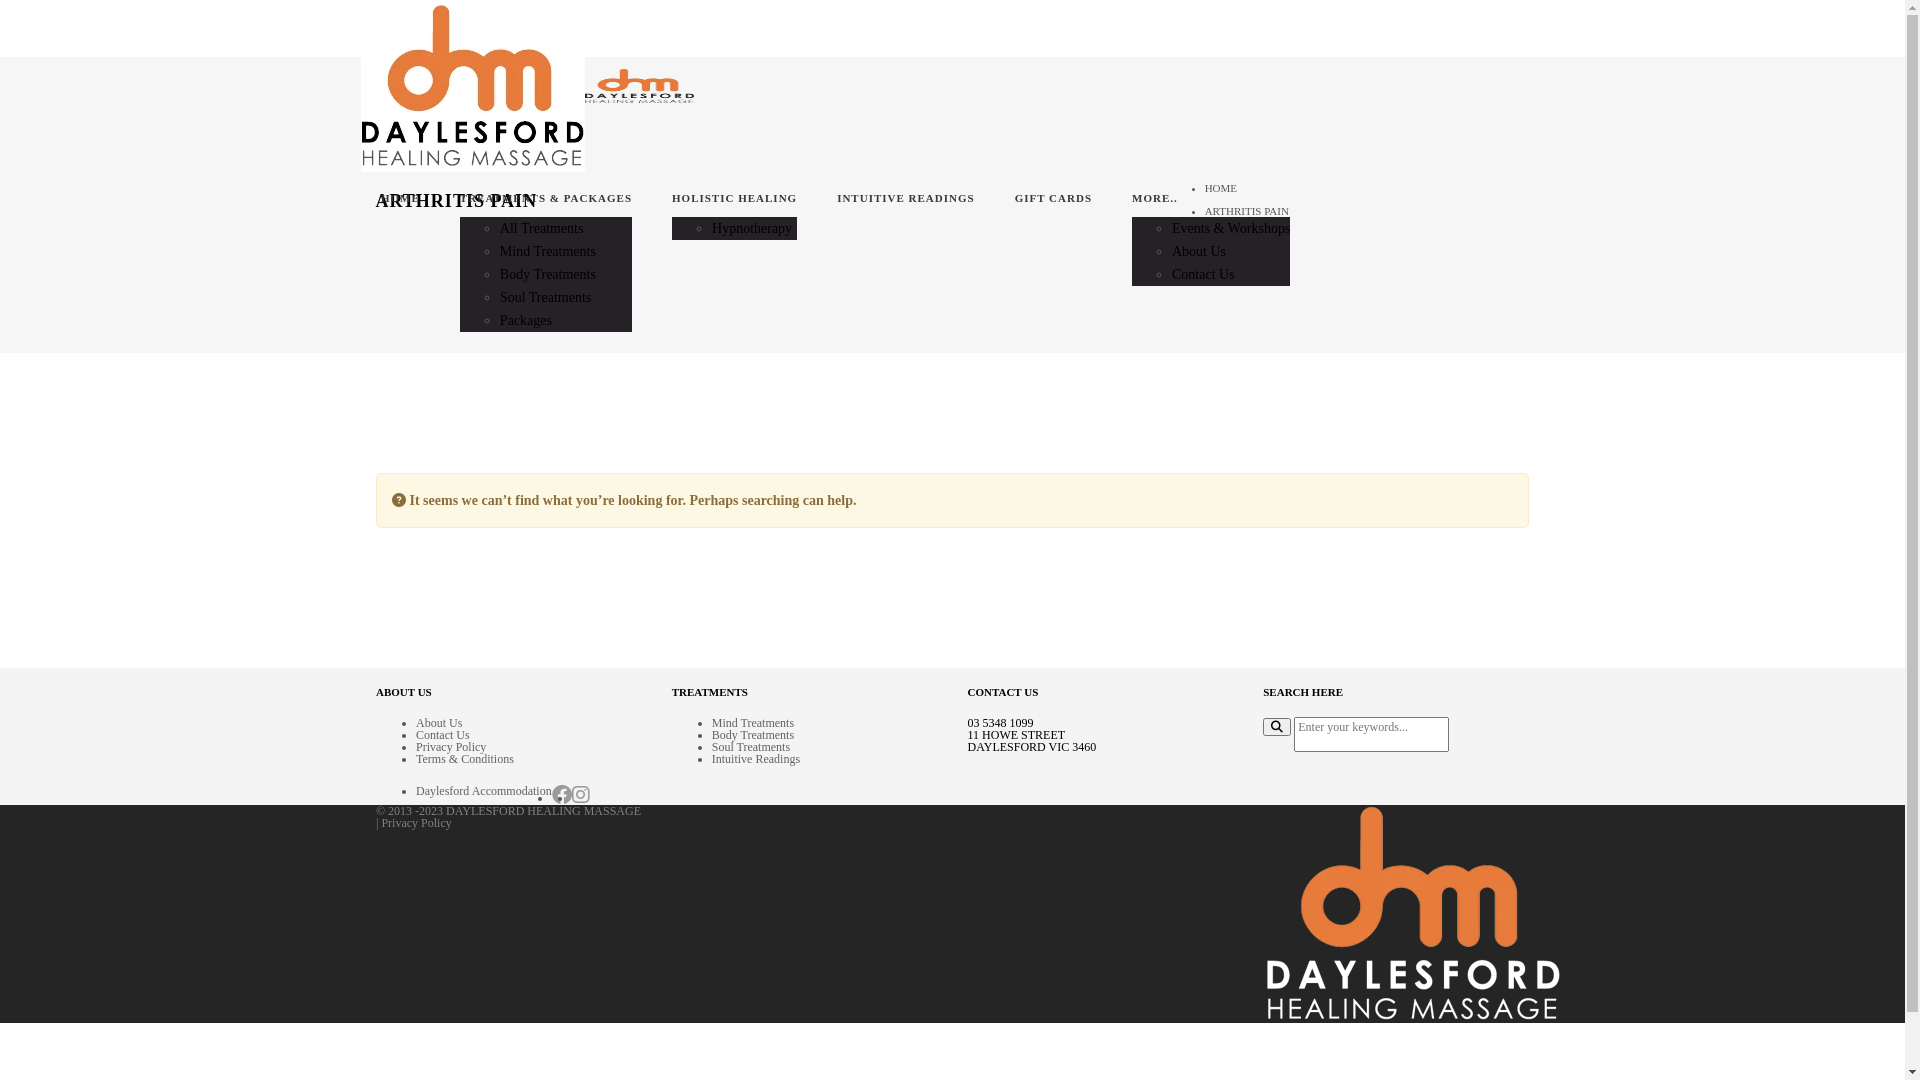  I want to click on 'About Us', so click(1199, 250).